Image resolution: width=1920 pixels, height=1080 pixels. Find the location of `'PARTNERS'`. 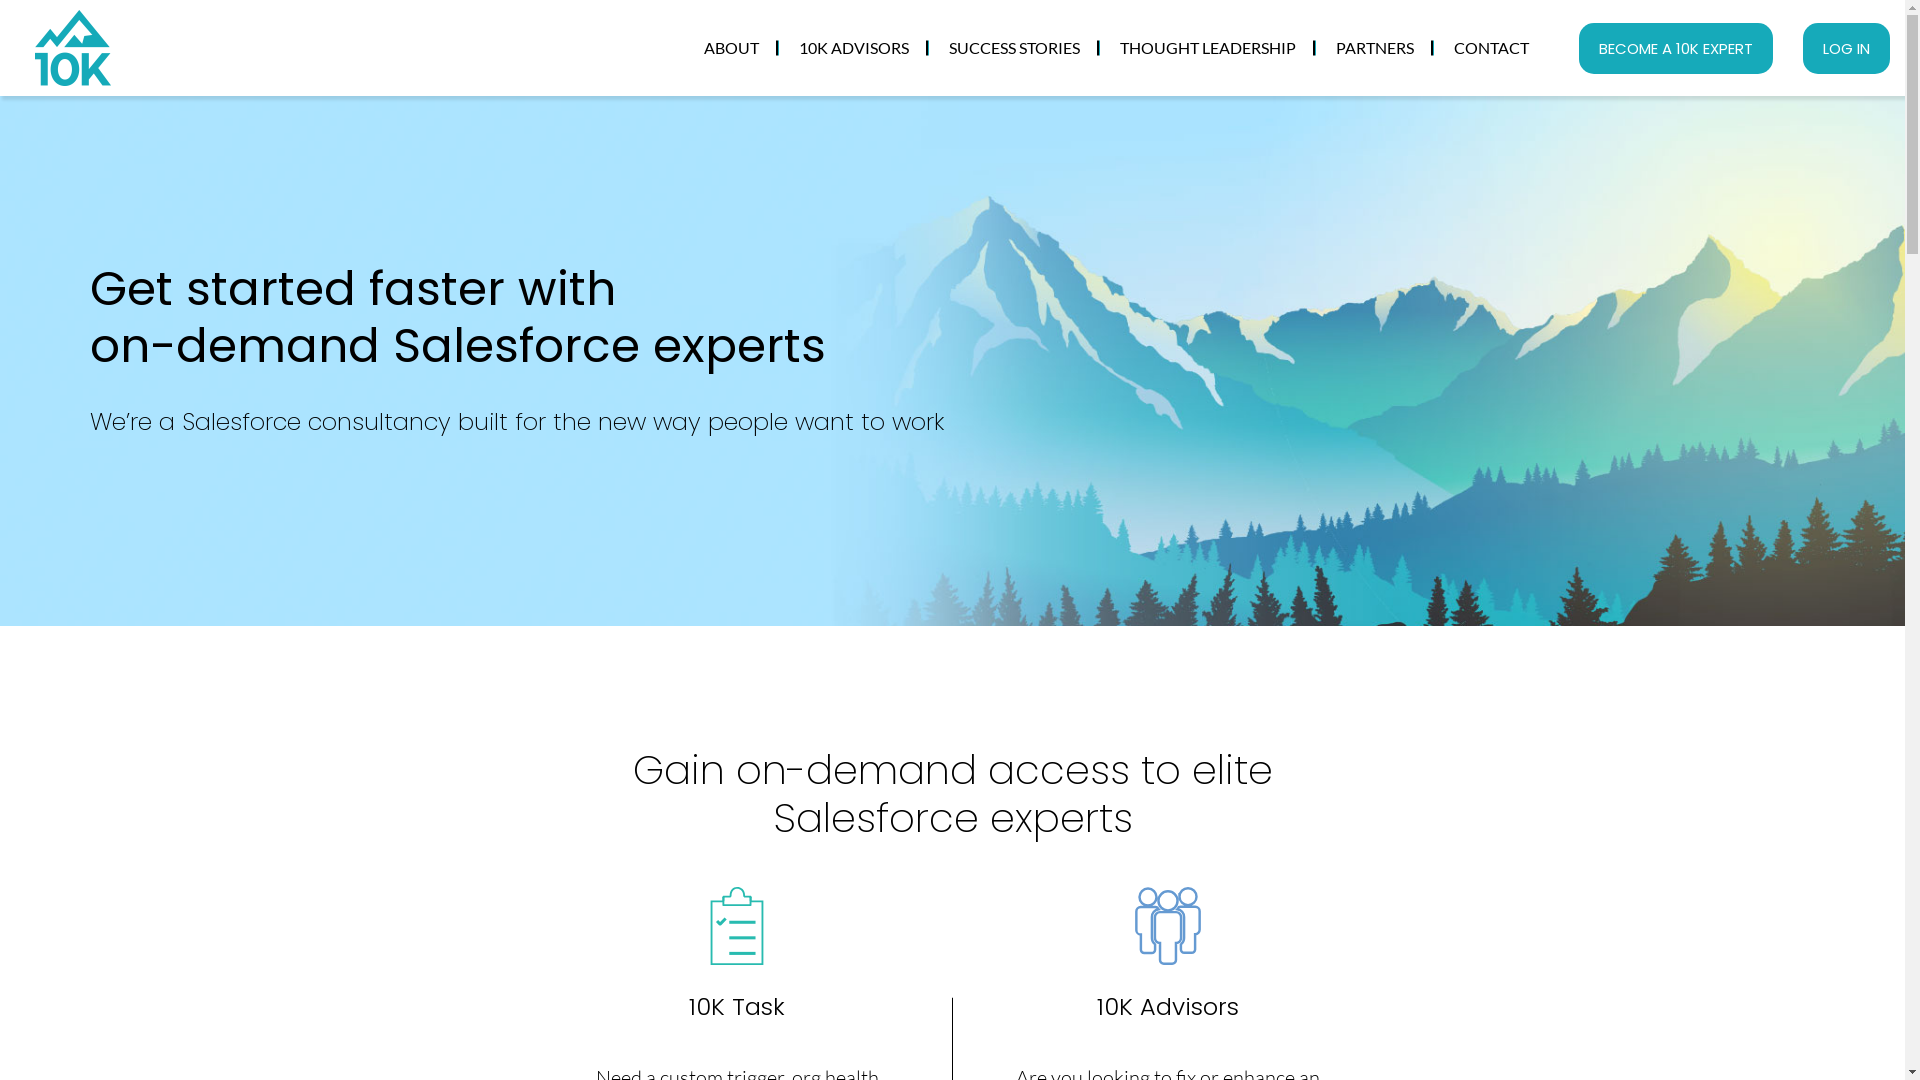

'PARTNERS' is located at coordinates (1373, 46).